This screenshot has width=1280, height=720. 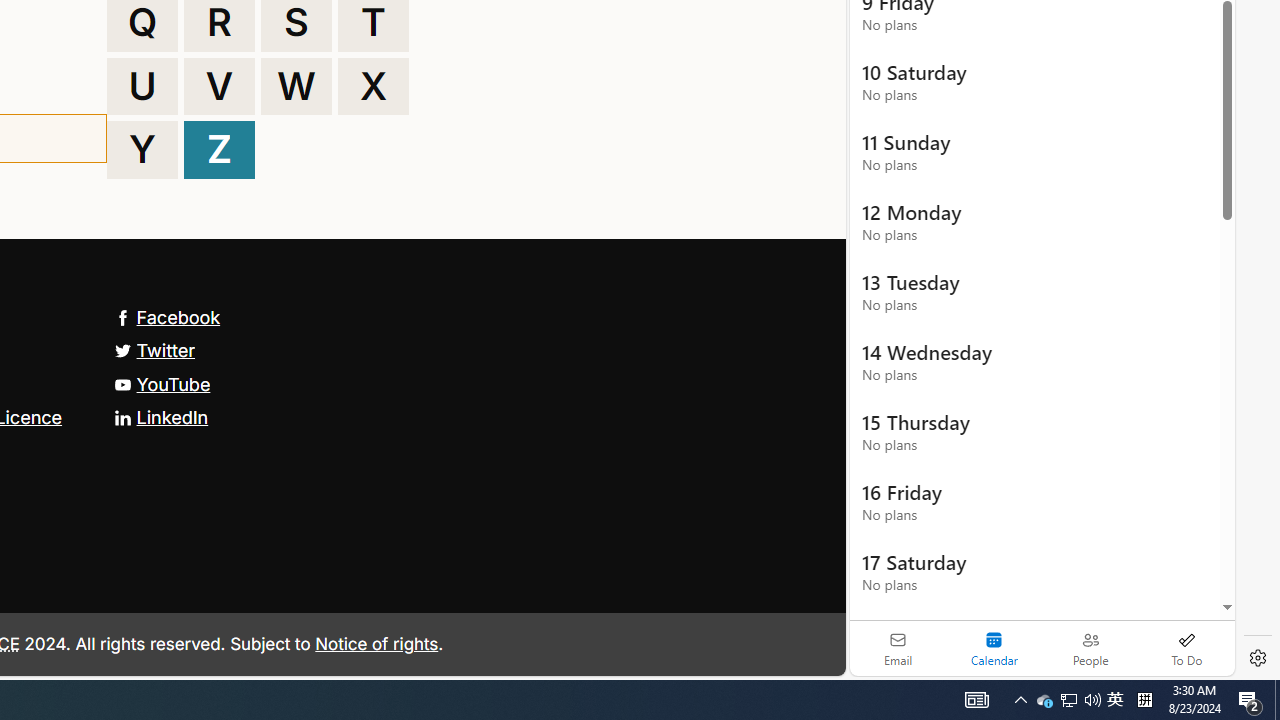 I want to click on 'People', so click(x=1089, y=648).